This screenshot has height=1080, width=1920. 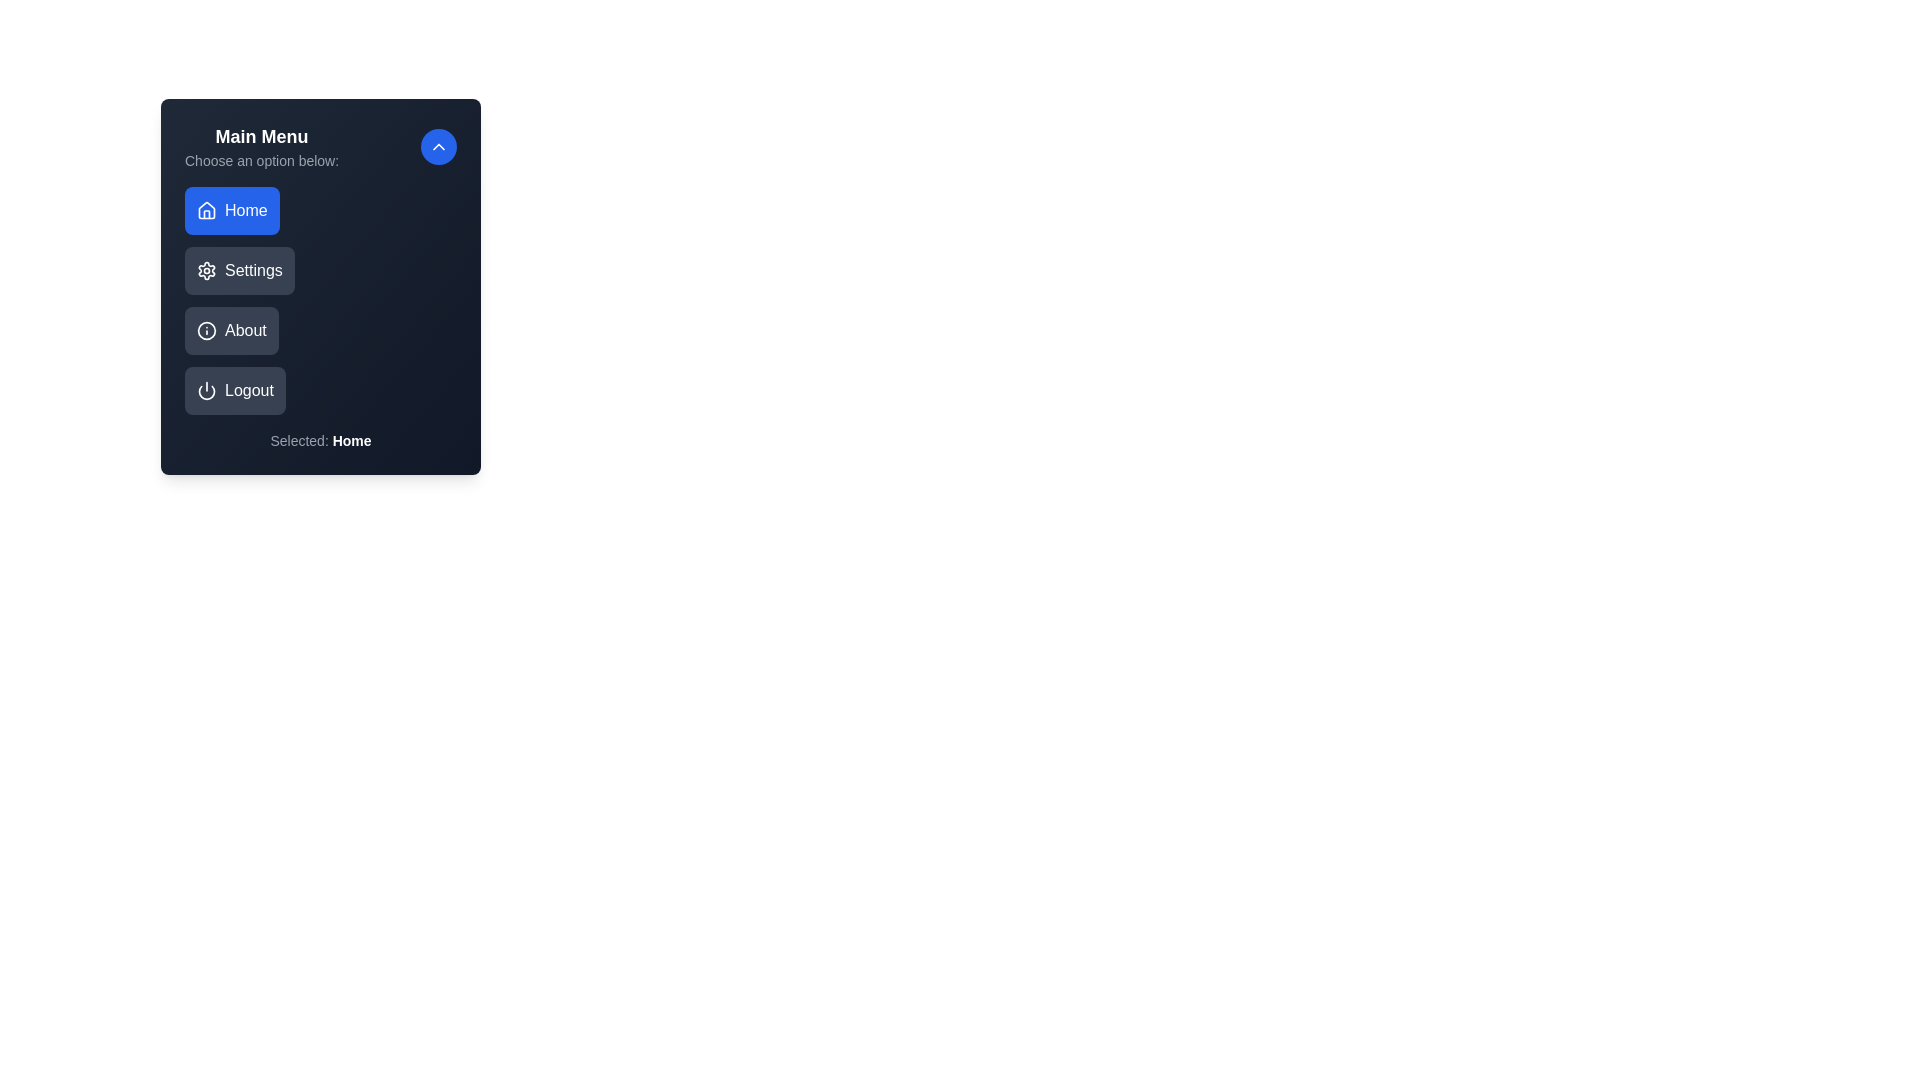 I want to click on the power symbol SVG icon located to the left of the 'Logout' text in the bottom menu list, so click(x=206, y=390).